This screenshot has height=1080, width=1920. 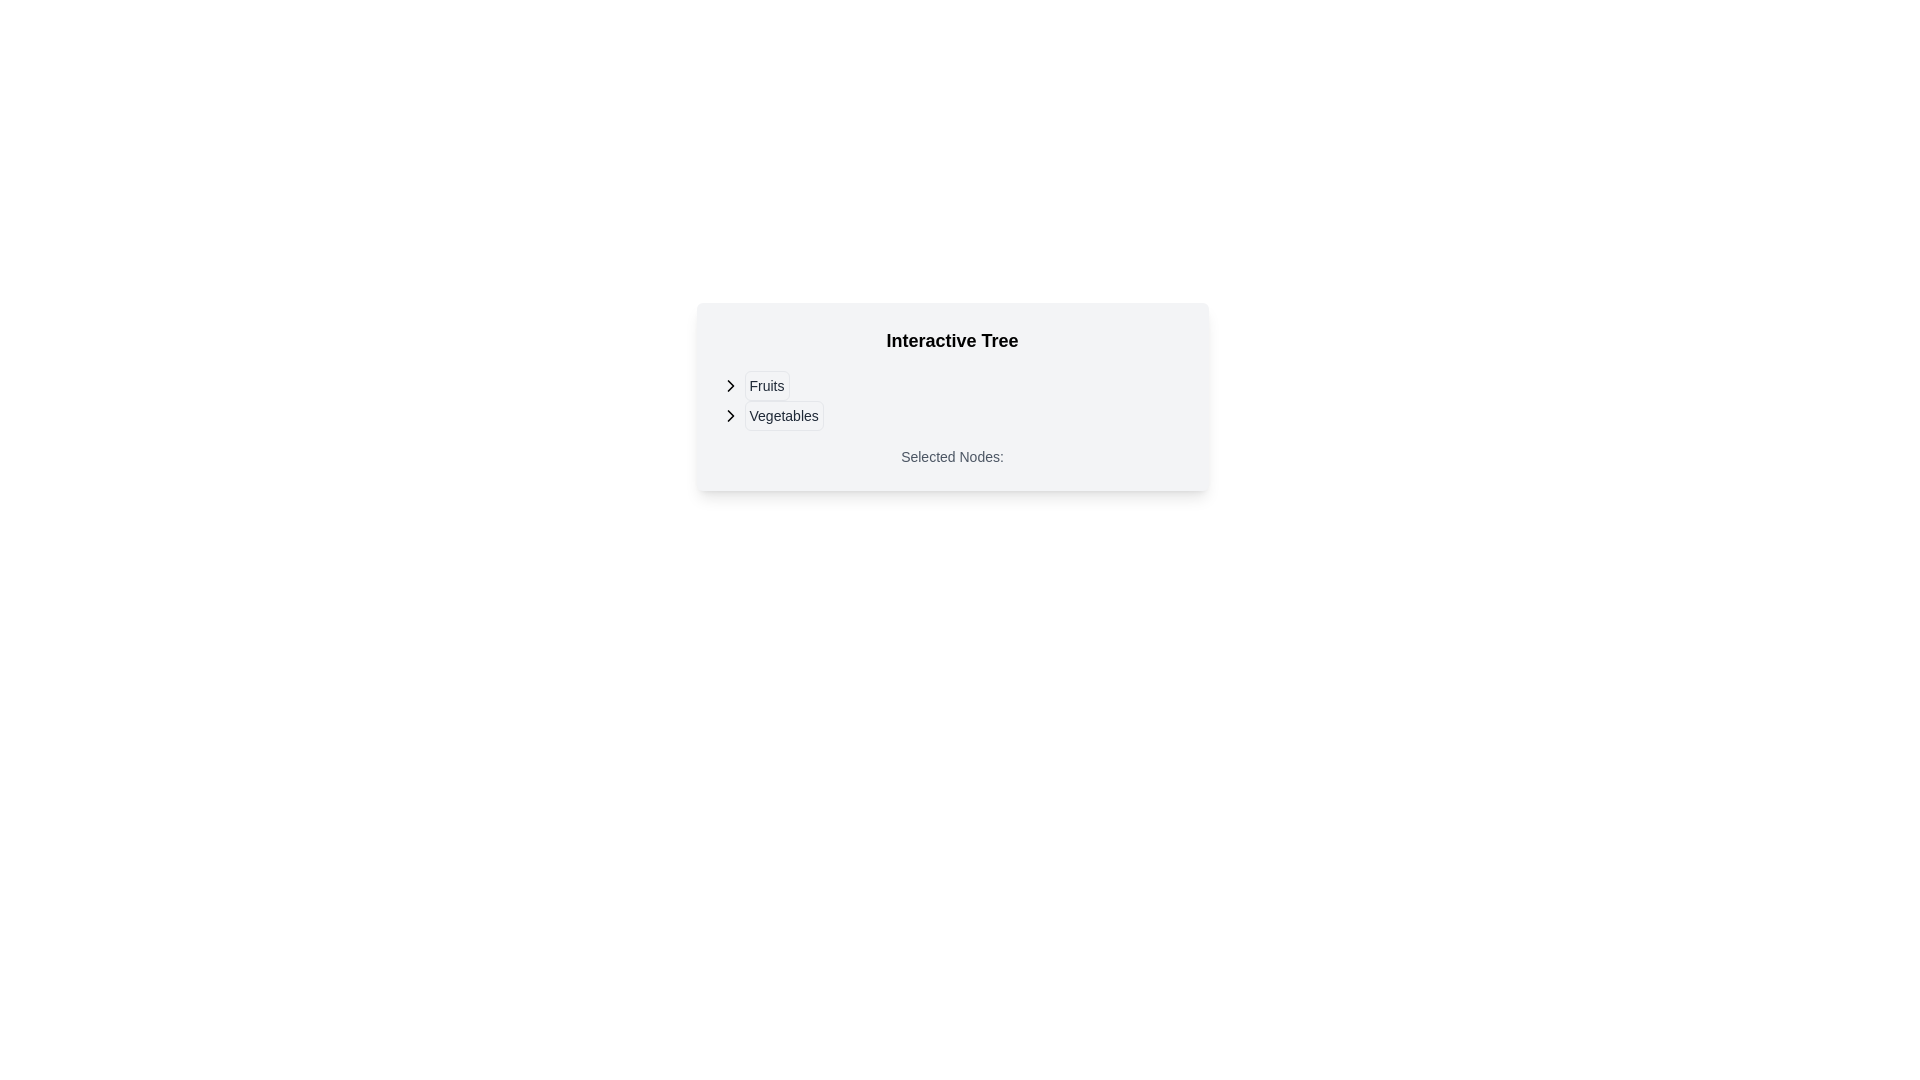 What do you see at coordinates (951, 456) in the screenshot?
I see `the text label displaying the currently selected nodes in the interactive tree component, which is located under the heading 'Interactive Tree'` at bounding box center [951, 456].